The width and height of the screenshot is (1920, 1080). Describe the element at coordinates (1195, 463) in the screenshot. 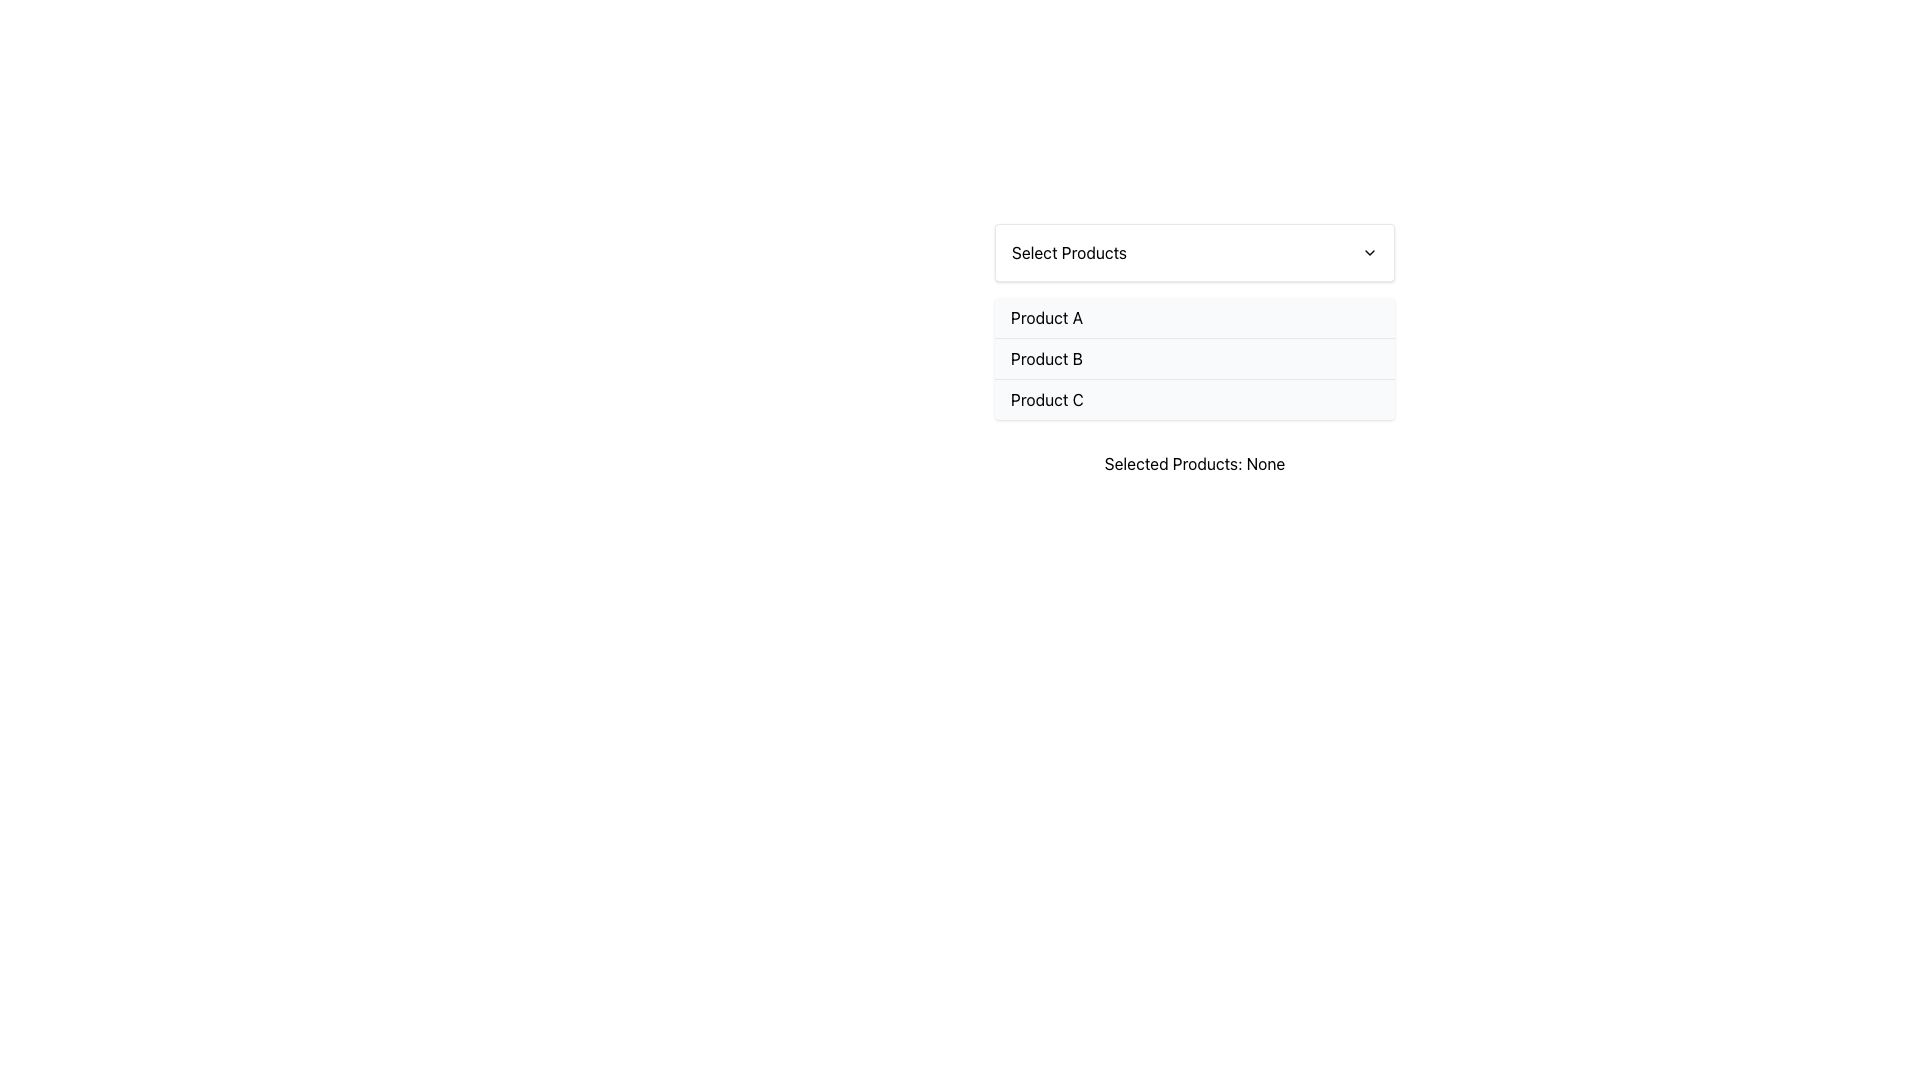

I see `text displayed in the static label that shows the user's current selection, which is positioned centrally at the bottom of the product list` at that location.